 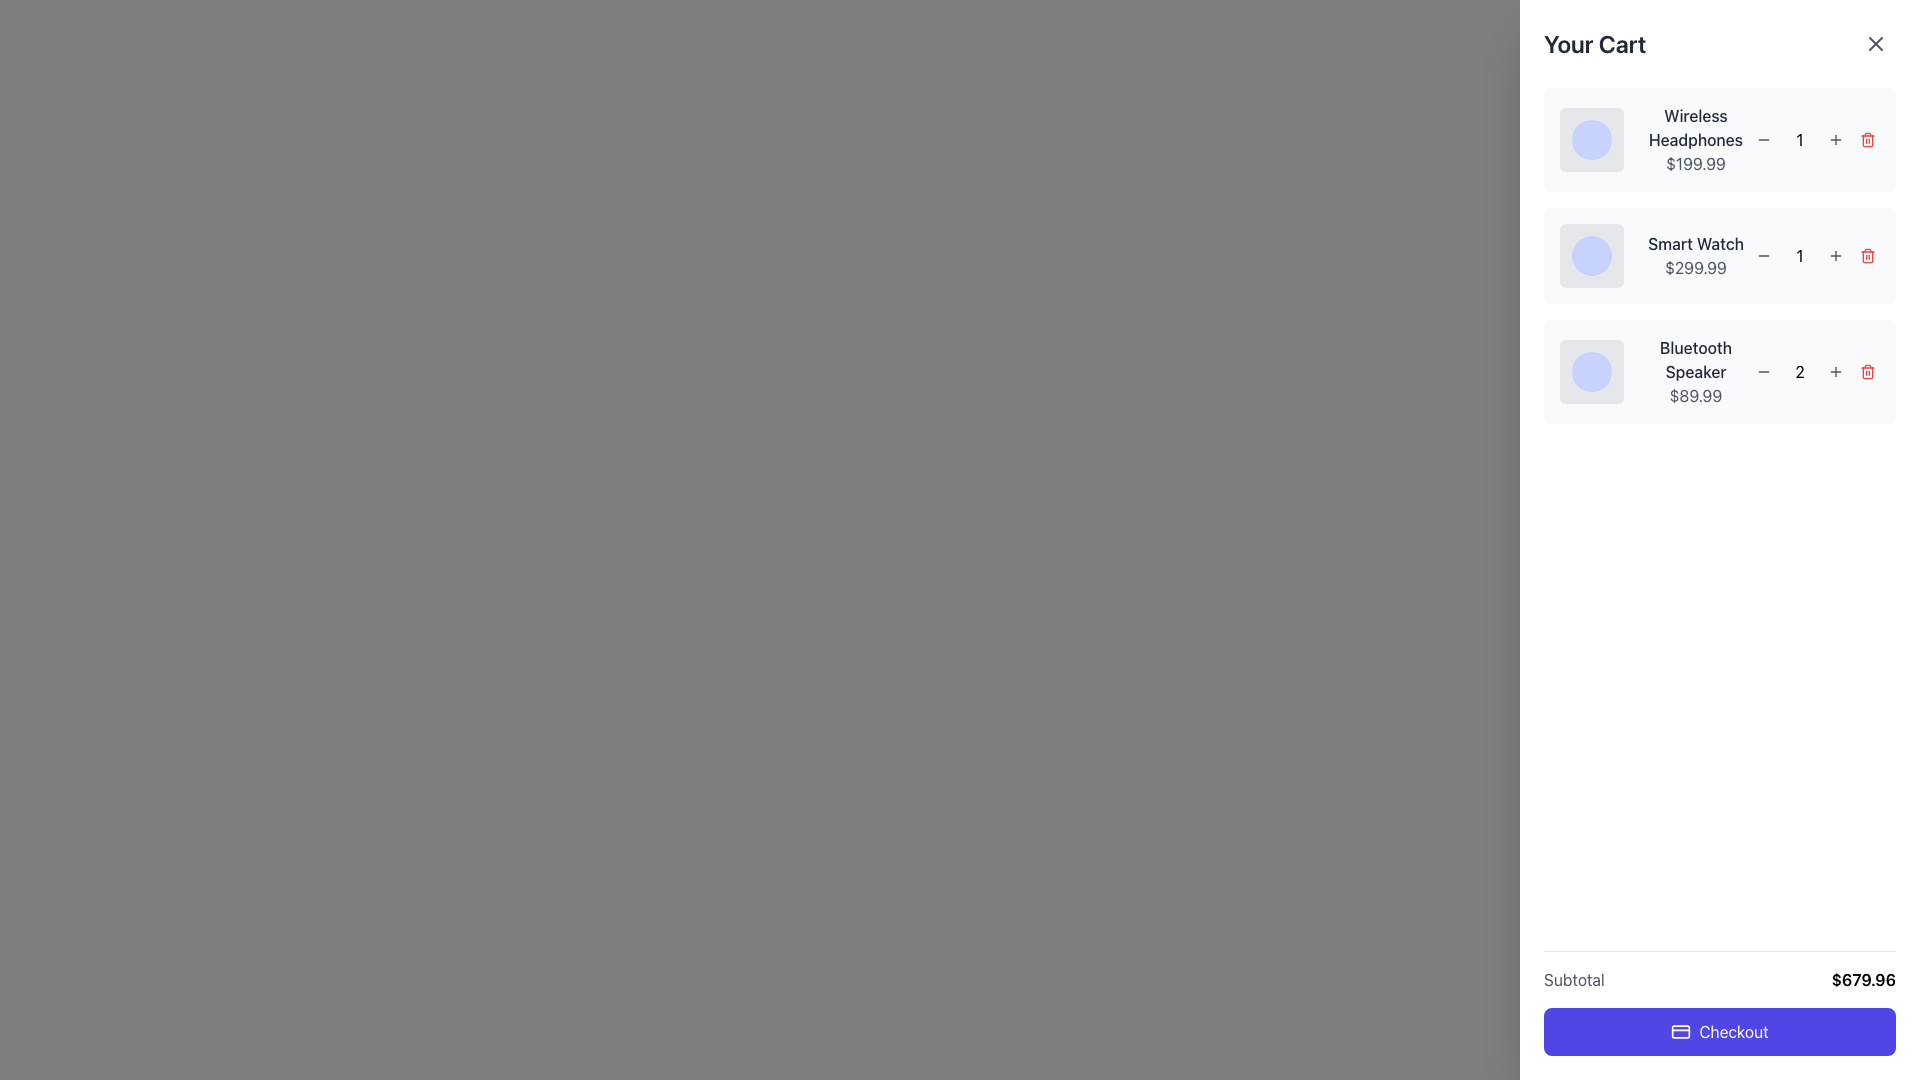 What do you see at coordinates (1694, 371) in the screenshot?
I see `the textual label displaying 'Bluetooth Speaker' and its price, which is the last item in the cart's list` at bounding box center [1694, 371].